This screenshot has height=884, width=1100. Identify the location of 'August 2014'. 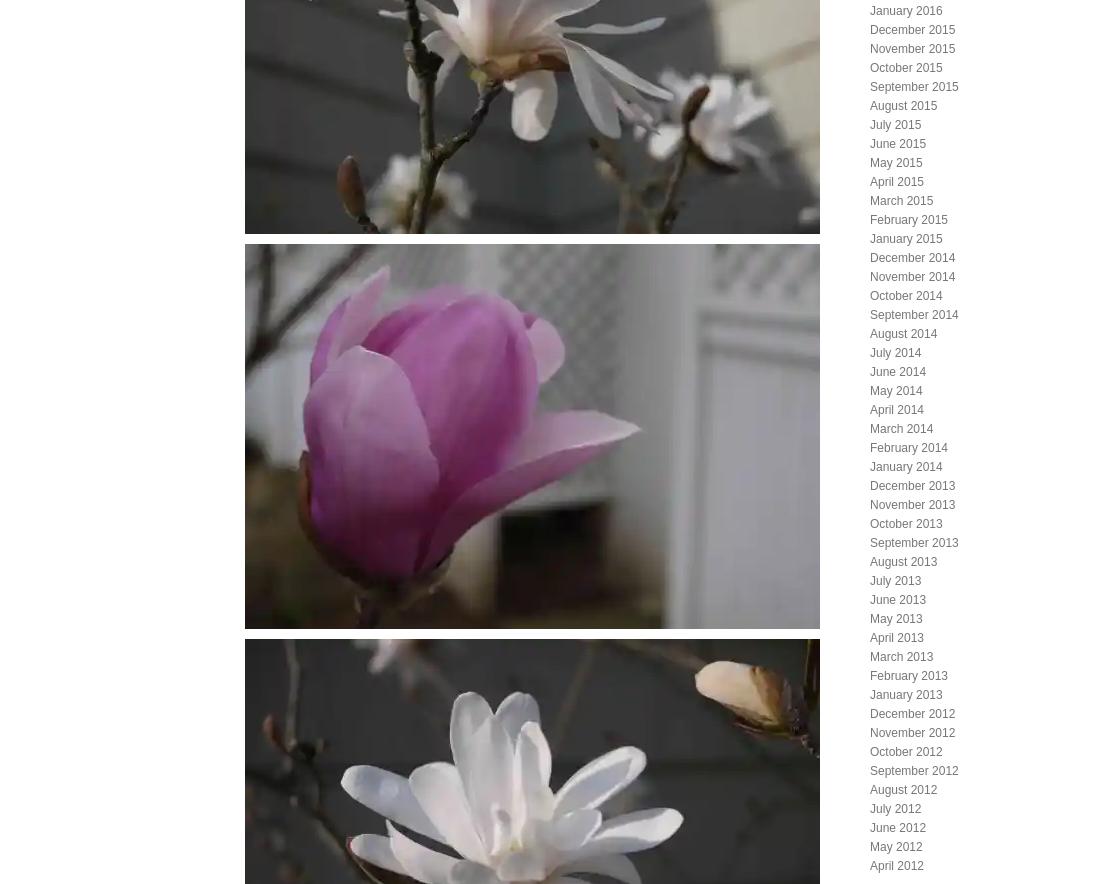
(903, 332).